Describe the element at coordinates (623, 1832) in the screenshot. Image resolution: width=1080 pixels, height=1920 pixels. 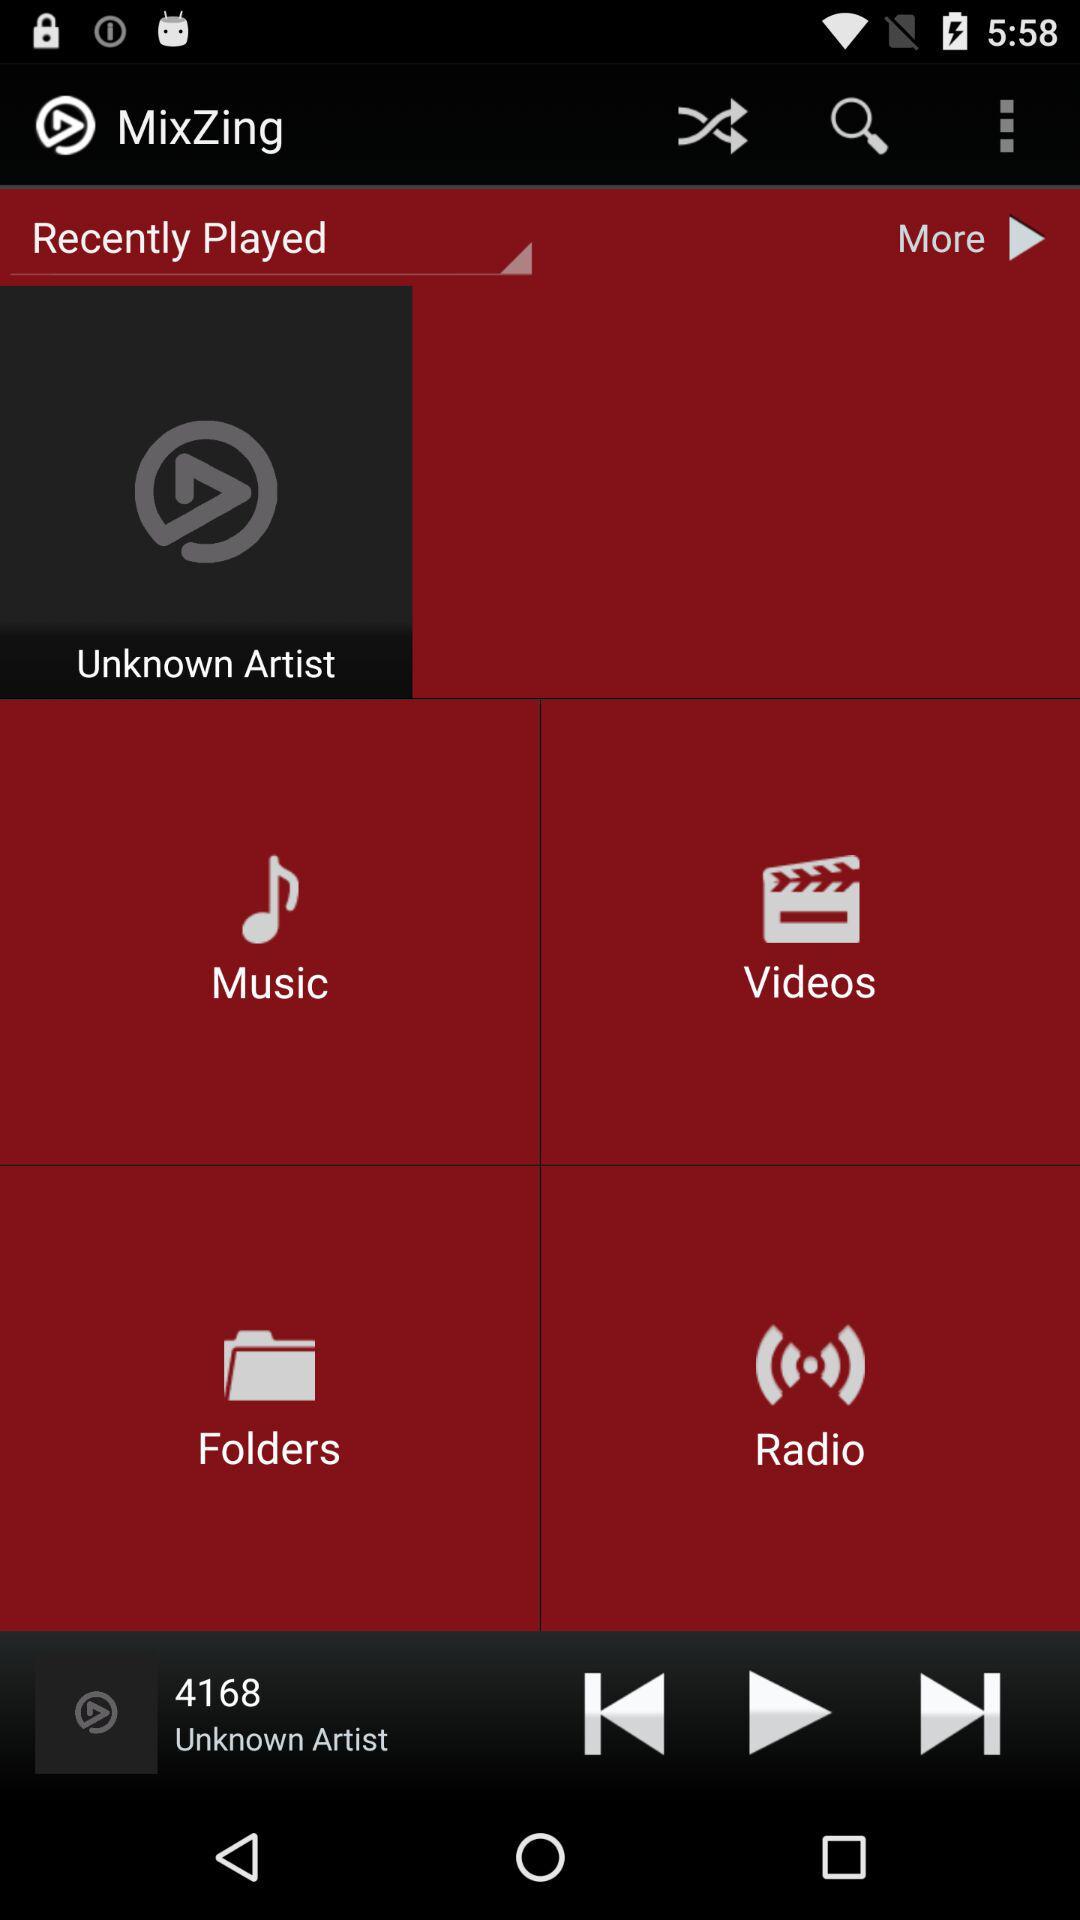
I see `the skip_previous icon` at that location.